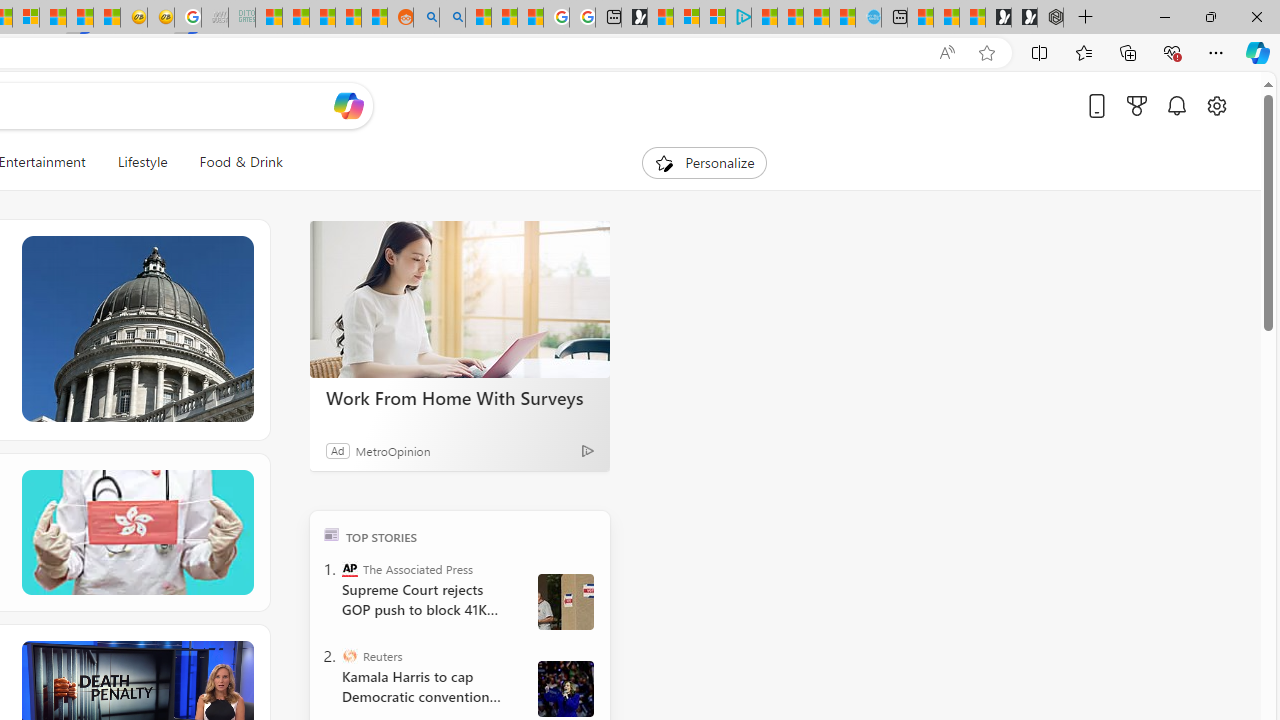  What do you see at coordinates (451, 17) in the screenshot?
I see `'Utah sues federal government - Search'` at bounding box center [451, 17].